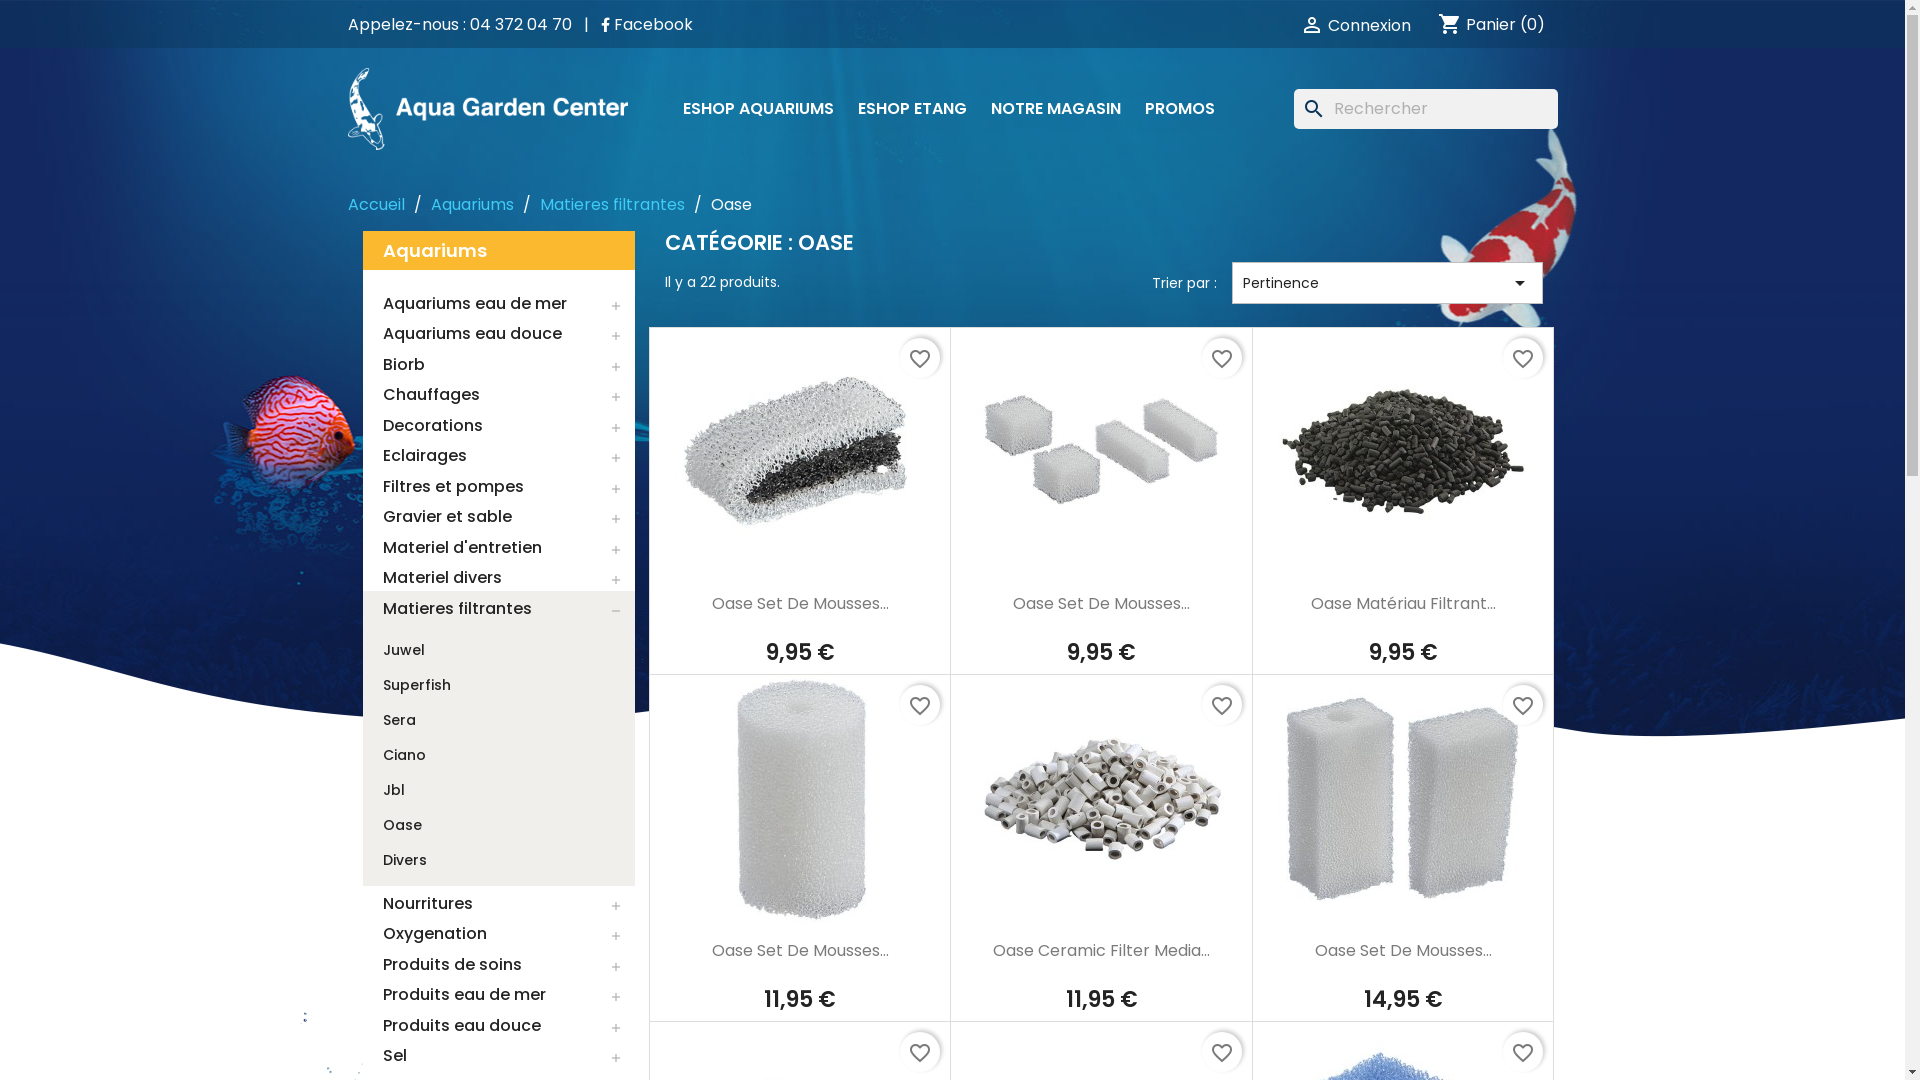  What do you see at coordinates (498, 516) in the screenshot?
I see `'Gravier et sable'` at bounding box center [498, 516].